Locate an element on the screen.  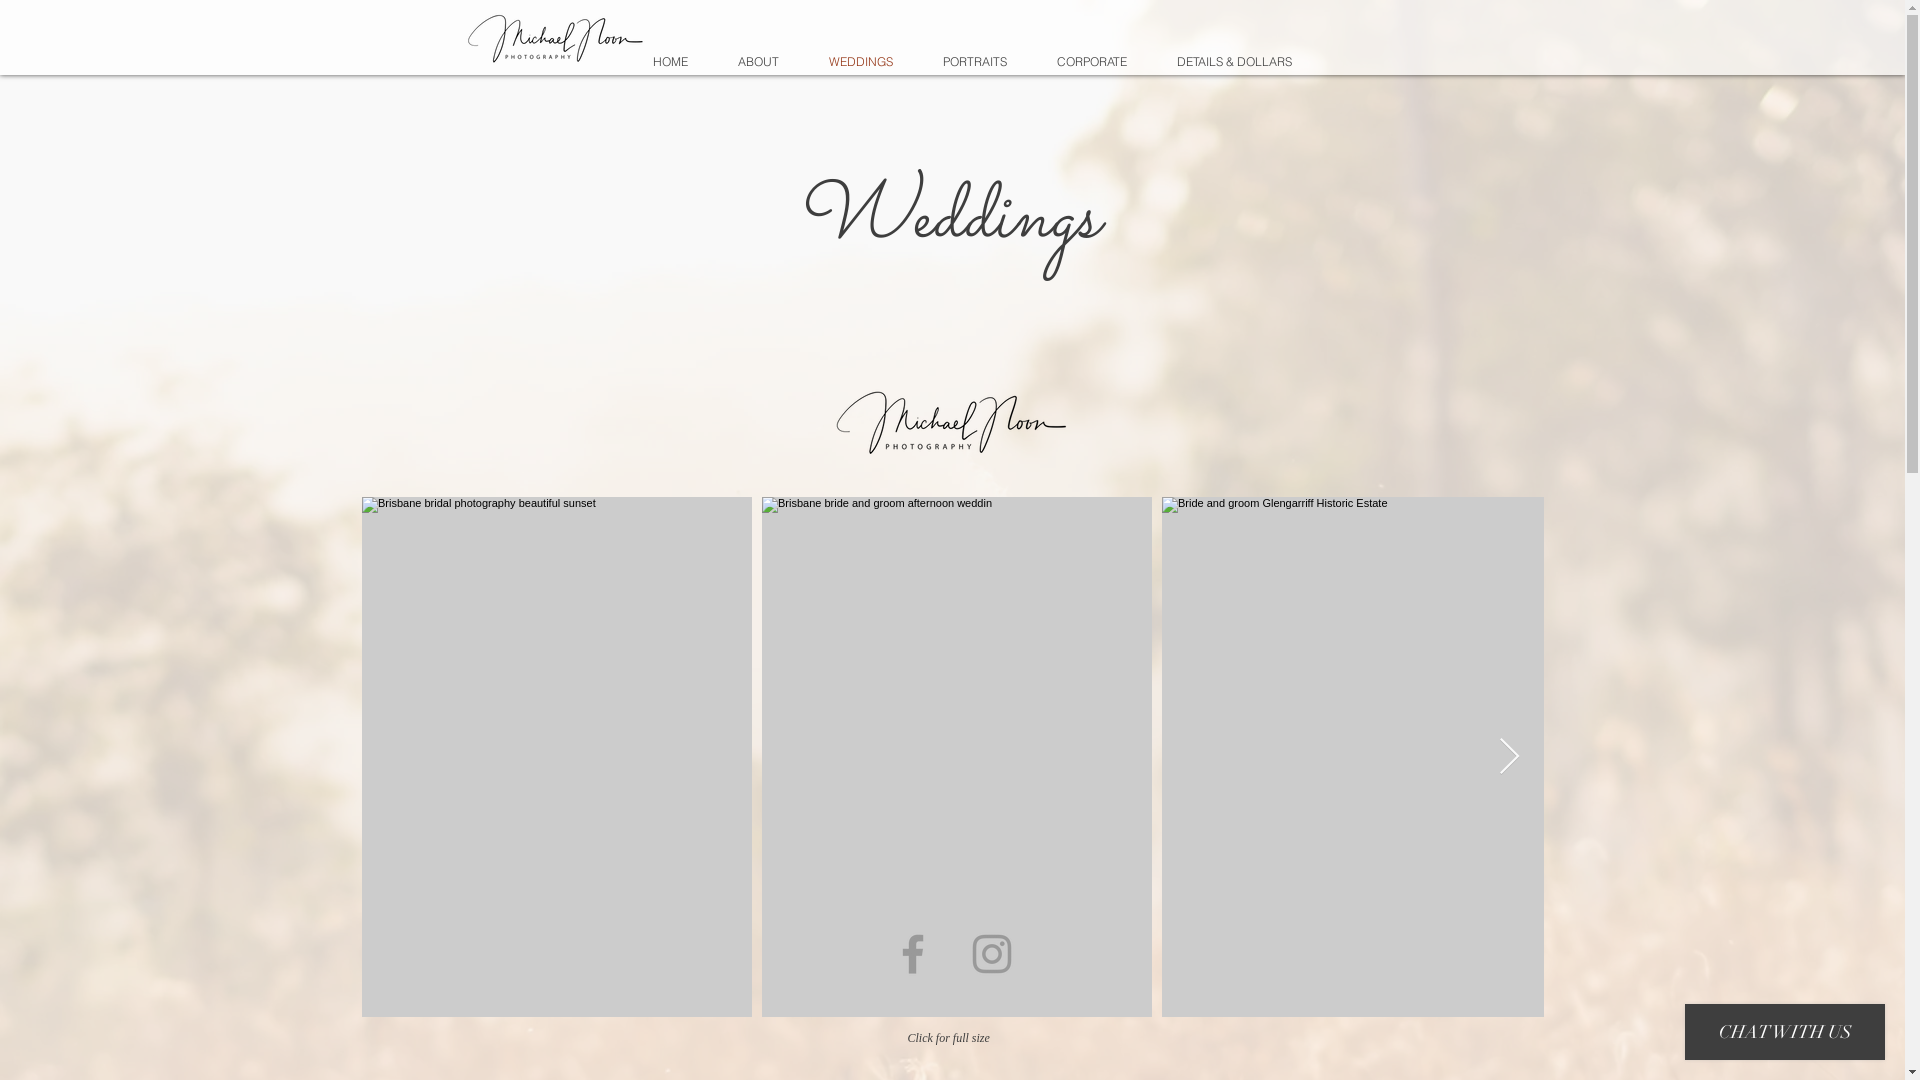
'PORTRAITS' is located at coordinates (974, 60).